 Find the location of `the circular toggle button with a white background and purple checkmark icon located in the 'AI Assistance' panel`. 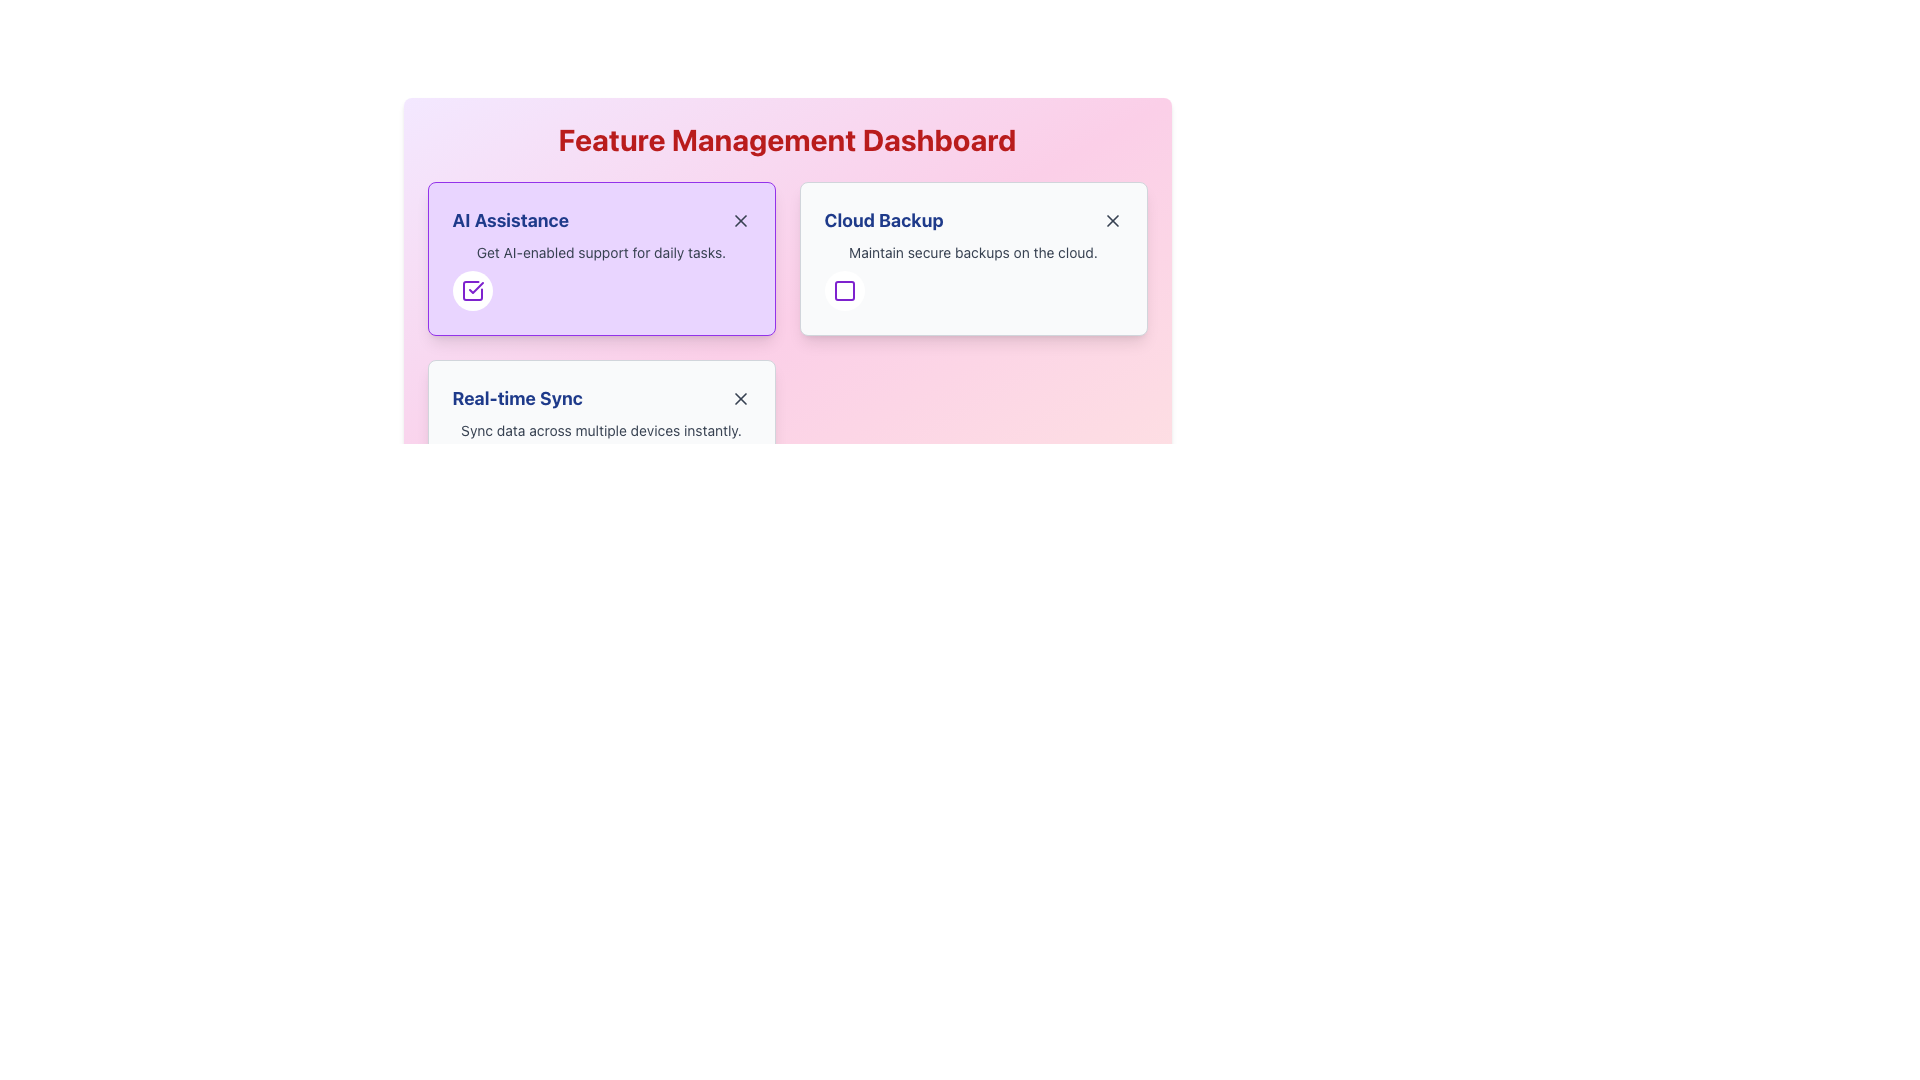

the circular toggle button with a white background and purple checkmark icon located in the 'AI Assistance' panel is located at coordinates (471, 290).